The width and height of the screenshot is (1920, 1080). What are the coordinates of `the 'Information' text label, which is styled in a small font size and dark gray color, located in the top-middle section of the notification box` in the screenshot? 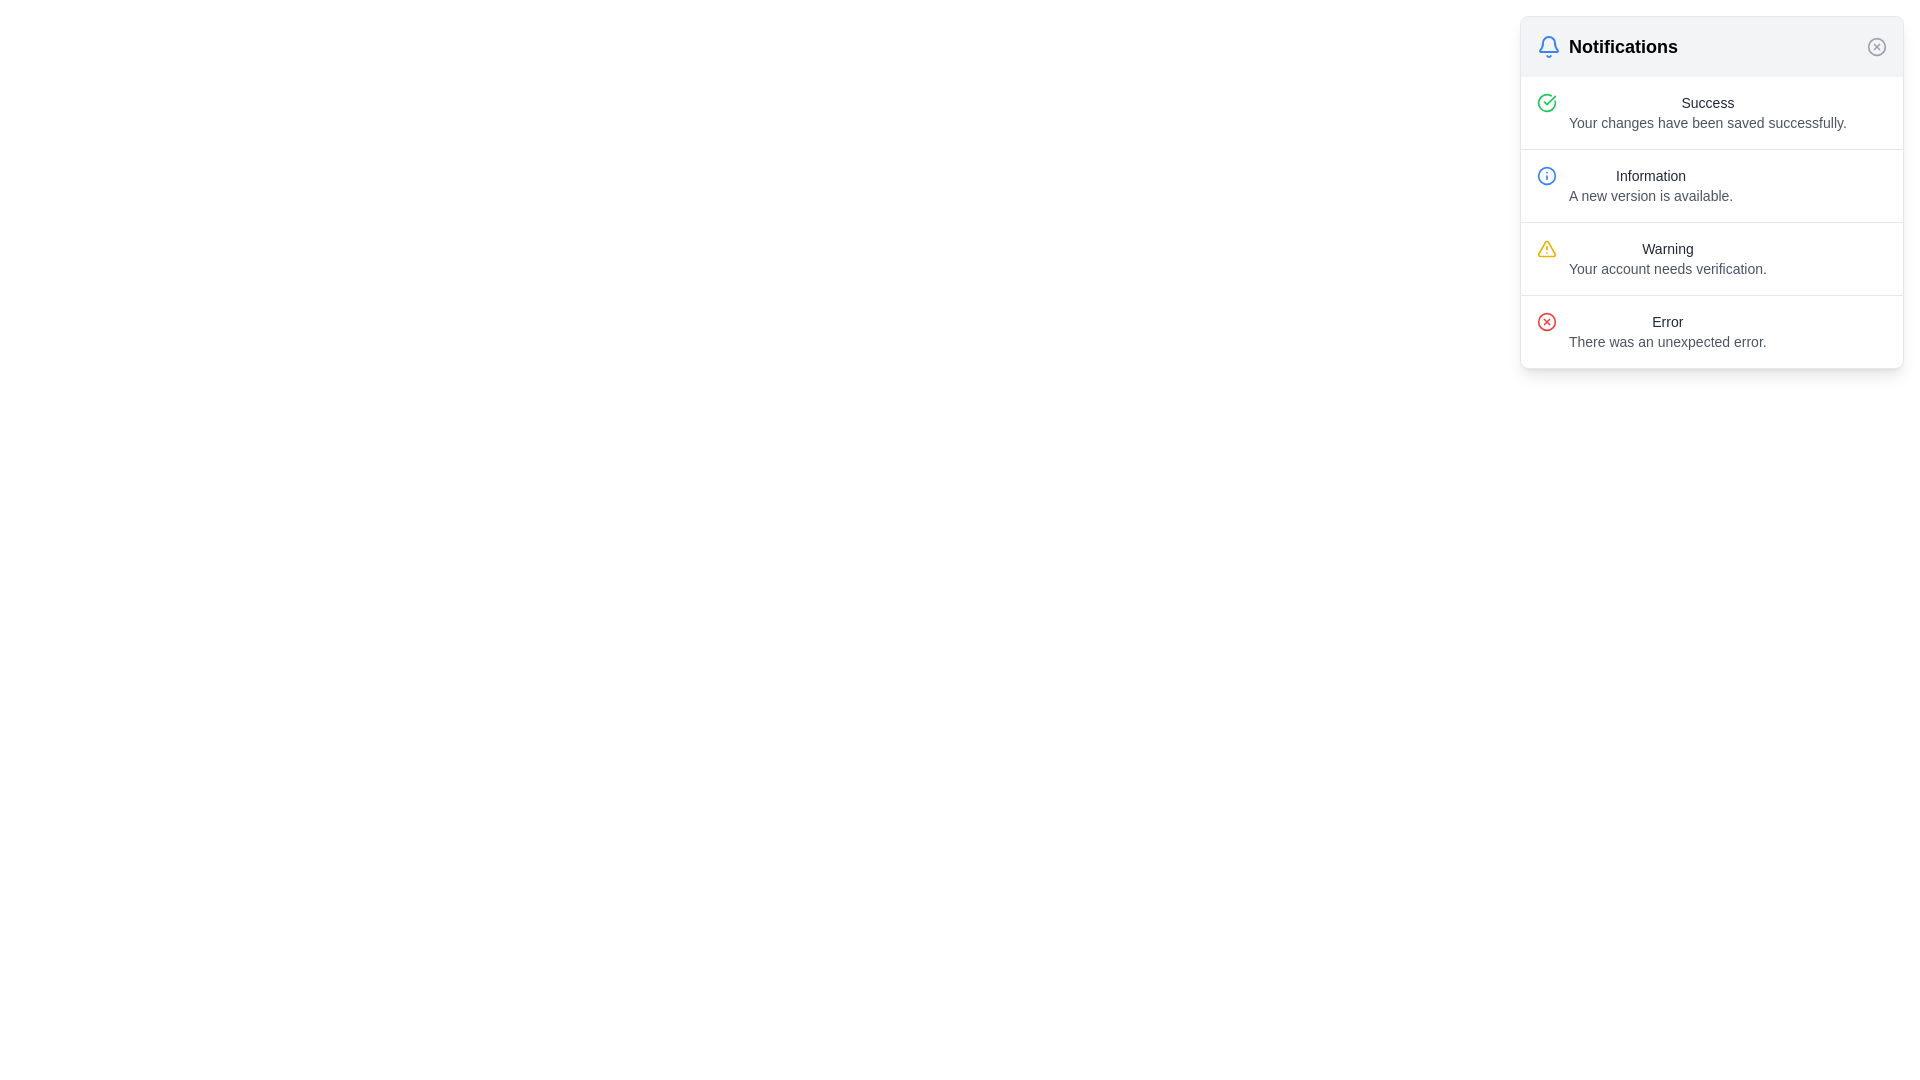 It's located at (1651, 175).